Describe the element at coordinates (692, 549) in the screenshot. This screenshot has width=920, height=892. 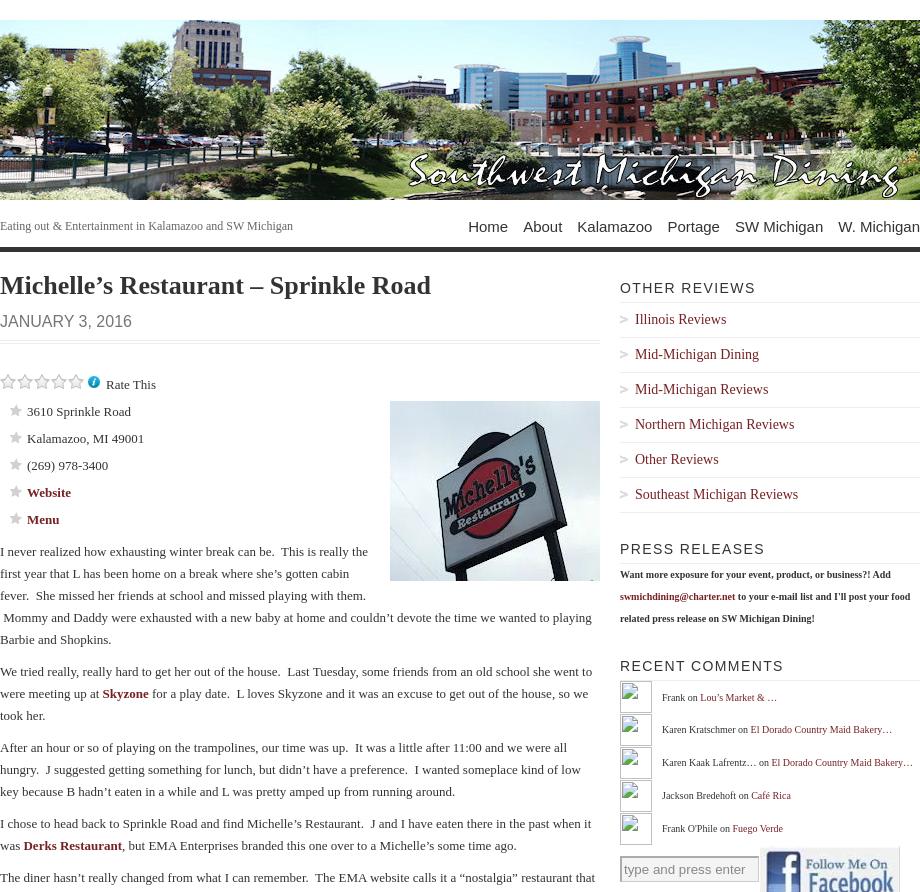
I see `'Press Releases'` at that location.